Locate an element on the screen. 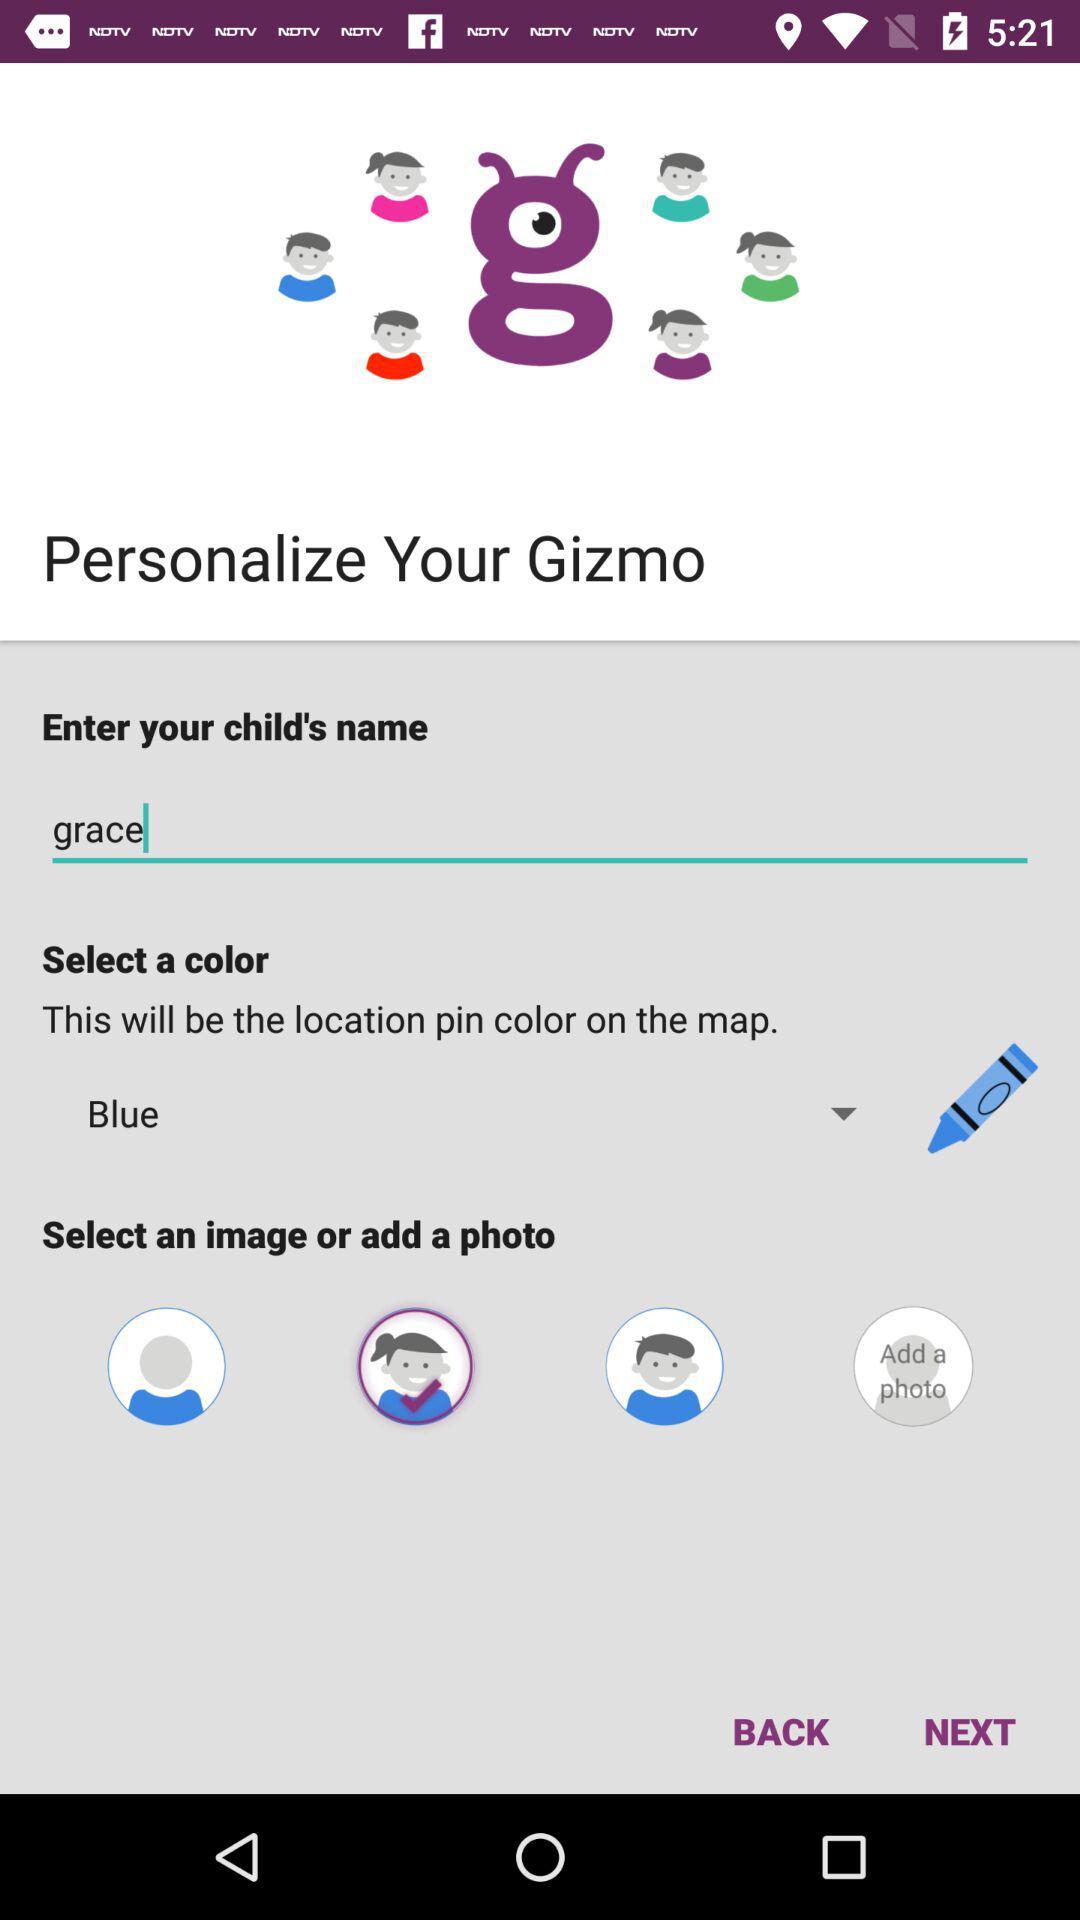 This screenshot has height=1920, width=1080. conf is located at coordinates (165, 1365).